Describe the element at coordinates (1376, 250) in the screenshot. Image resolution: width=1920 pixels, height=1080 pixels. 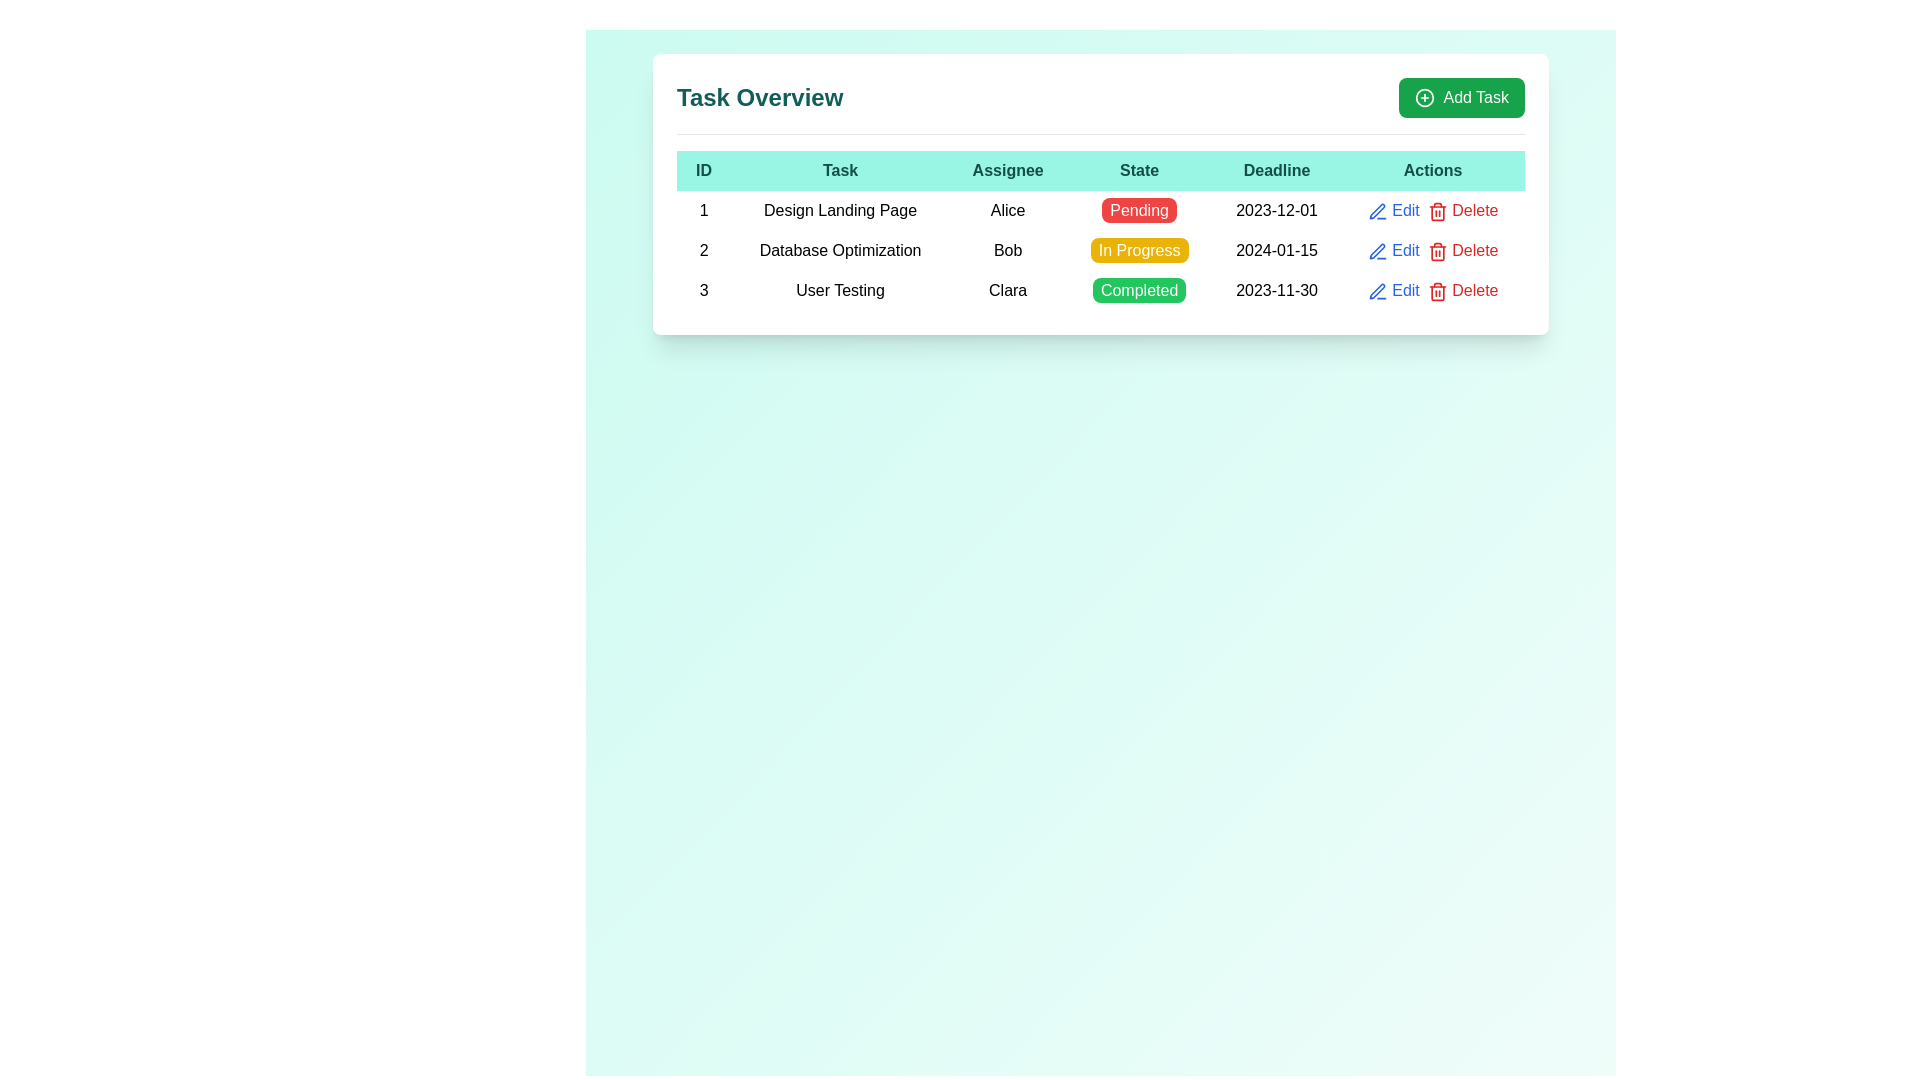
I see `the blue pen icon next to the 'Edit' text in the 'Actions' column of the task management table` at that location.